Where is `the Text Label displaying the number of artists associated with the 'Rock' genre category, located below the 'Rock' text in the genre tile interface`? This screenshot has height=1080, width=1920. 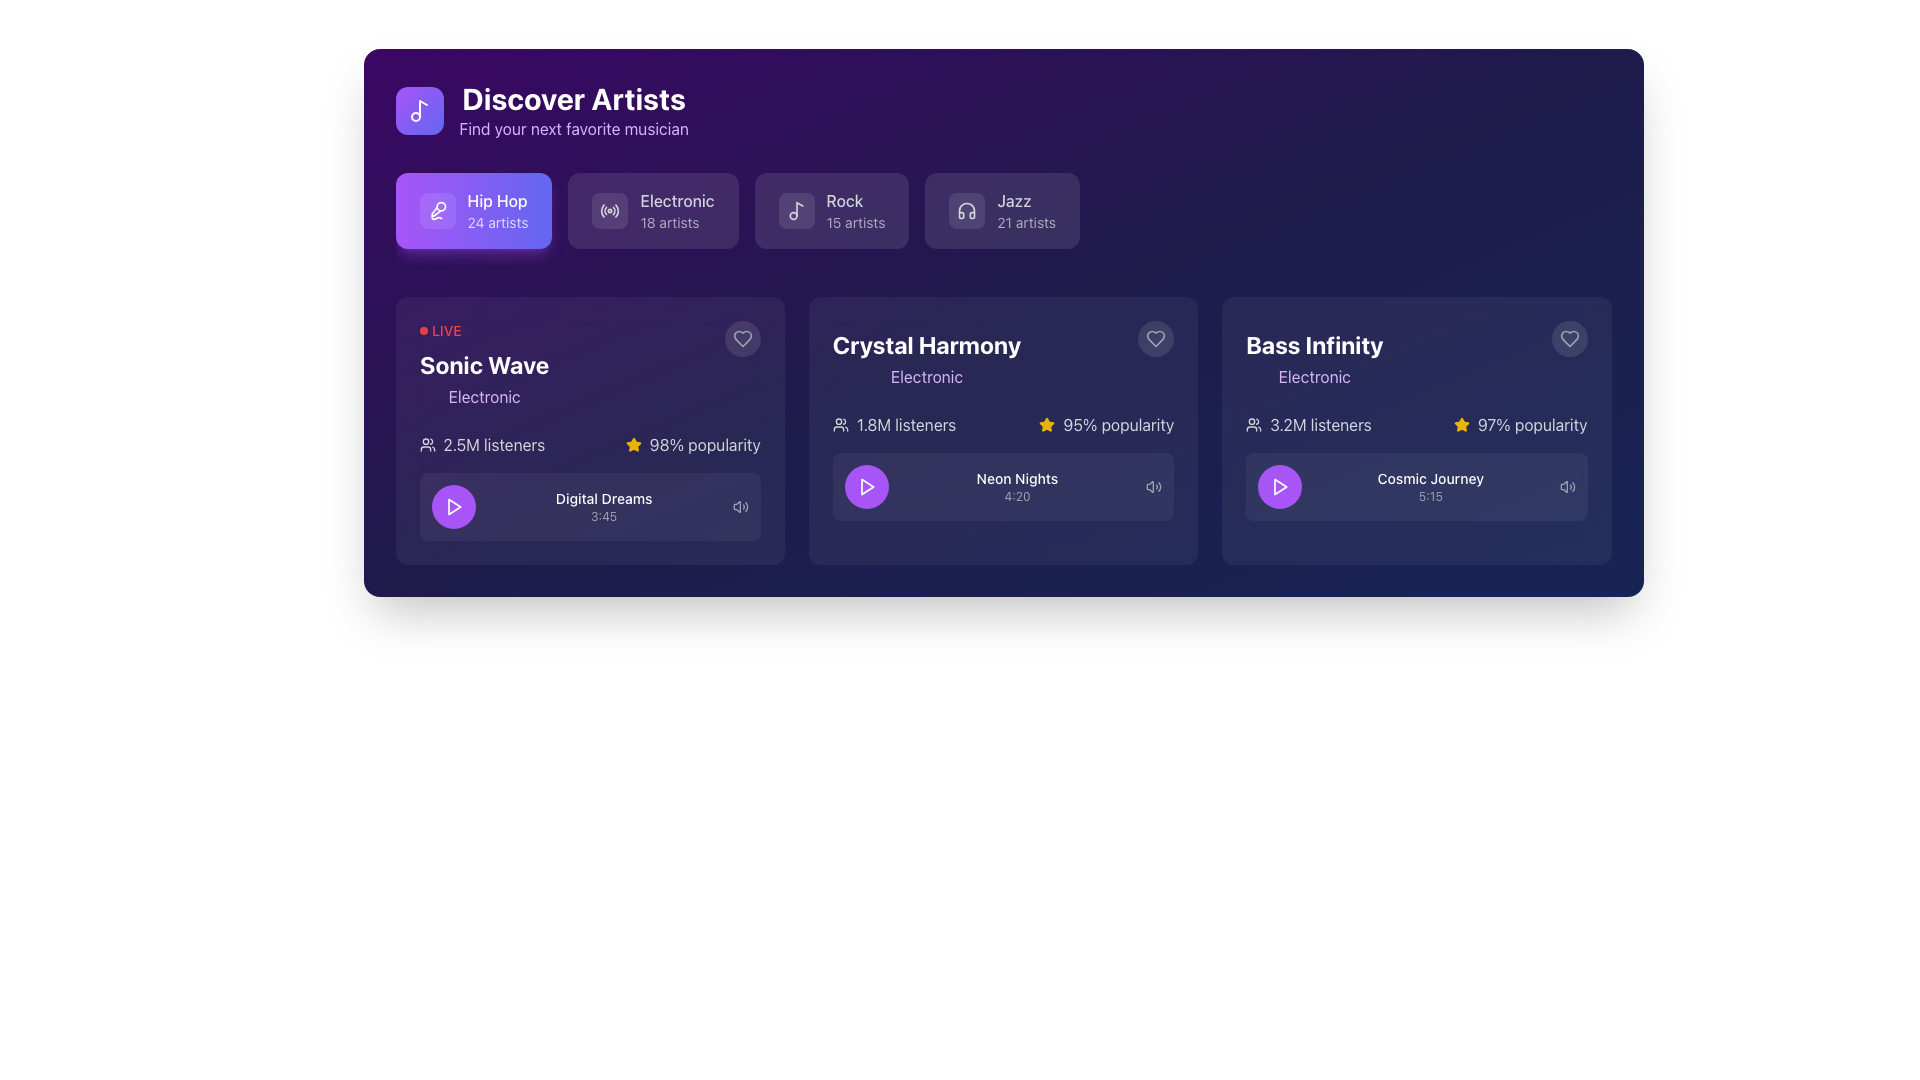 the Text Label displaying the number of artists associated with the 'Rock' genre category, located below the 'Rock' text in the genre tile interface is located at coordinates (855, 223).